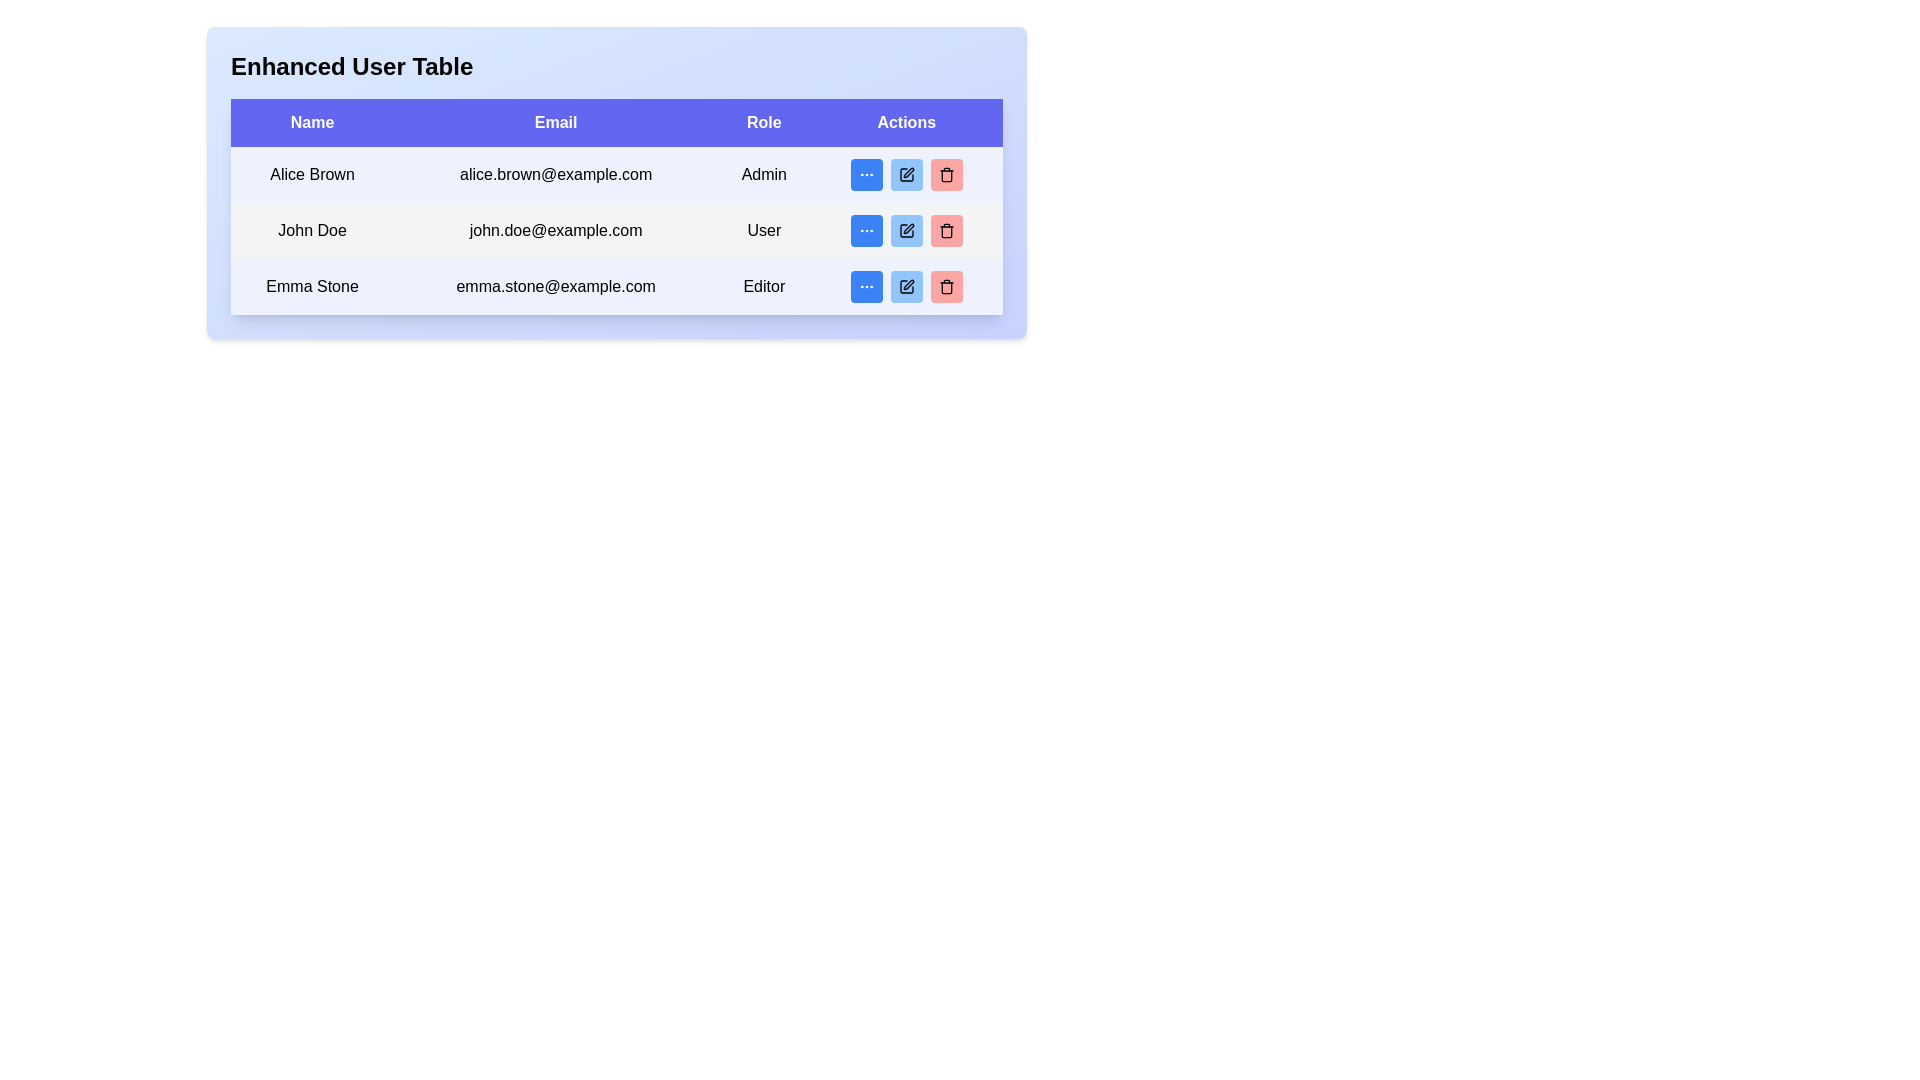  I want to click on the red rectangular button with rounded corners and a trash bin icon, located at the far right of the 'Actions' column in the middle row of the table, so click(945, 230).